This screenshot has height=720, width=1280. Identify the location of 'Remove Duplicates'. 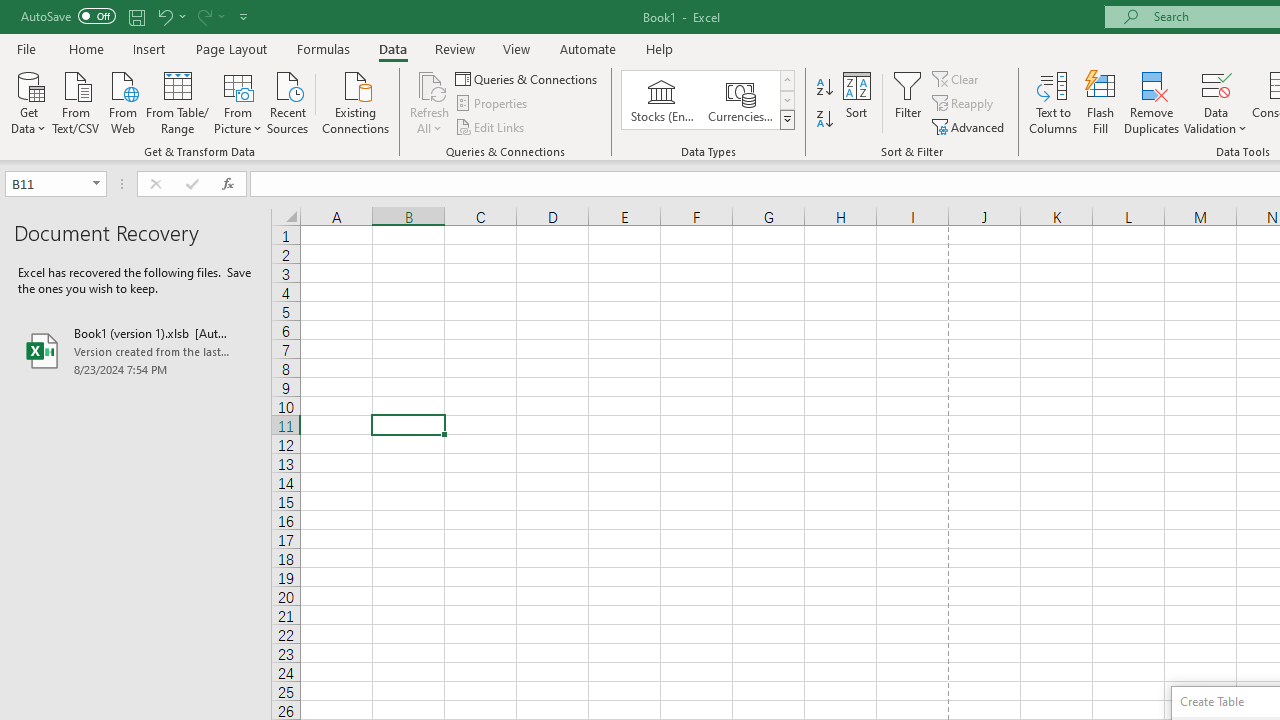
(1152, 103).